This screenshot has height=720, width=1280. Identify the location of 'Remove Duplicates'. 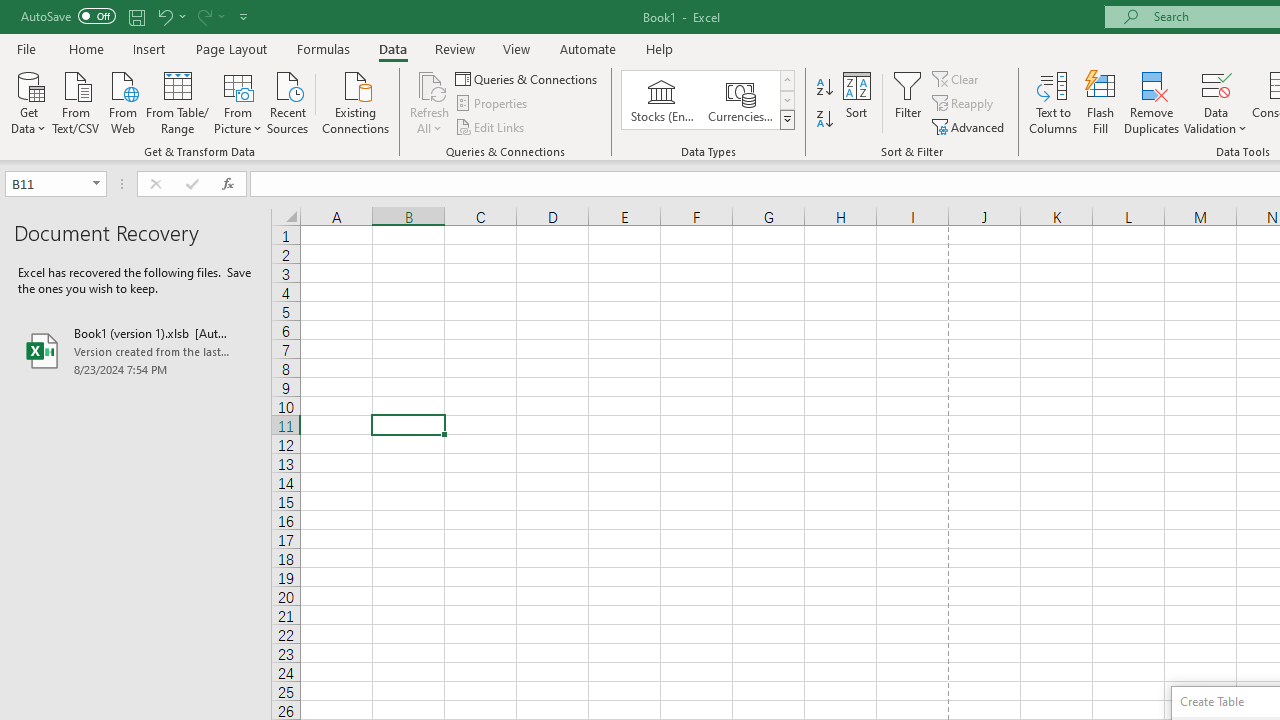
(1152, 103).